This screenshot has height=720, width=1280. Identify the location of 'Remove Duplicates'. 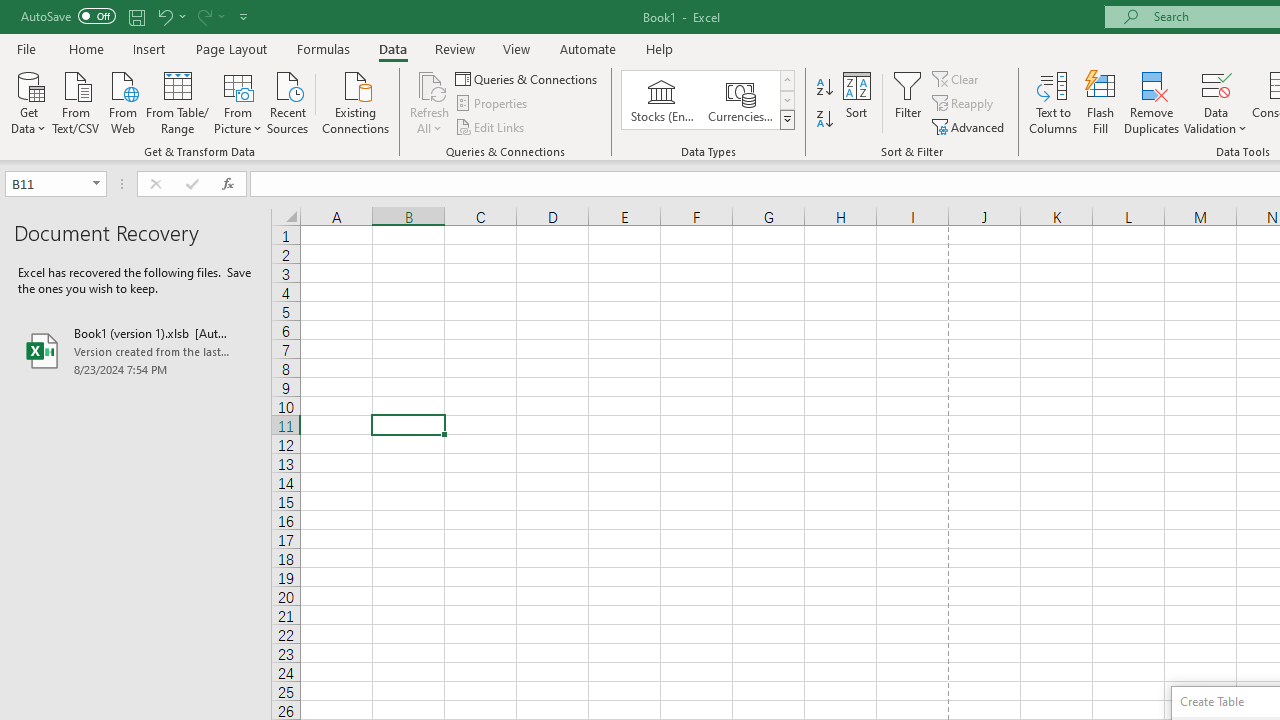
(1152, 103).